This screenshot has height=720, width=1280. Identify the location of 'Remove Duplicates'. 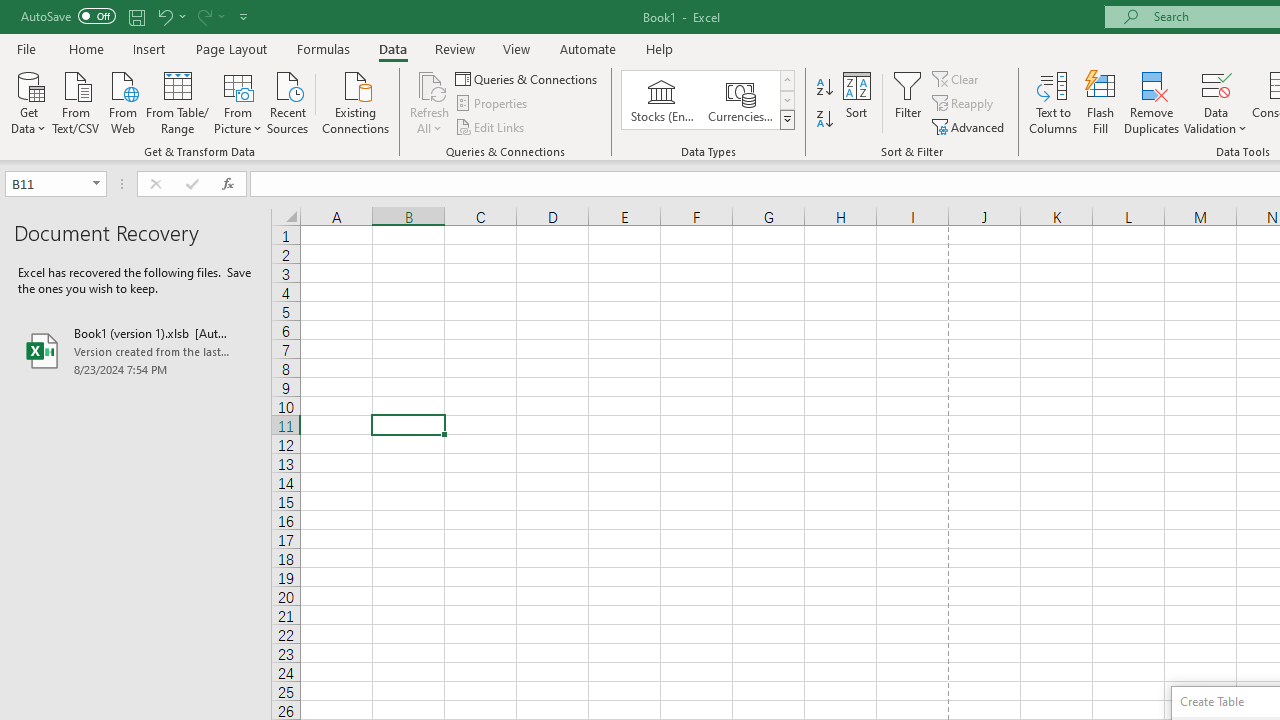
(1152, 103).